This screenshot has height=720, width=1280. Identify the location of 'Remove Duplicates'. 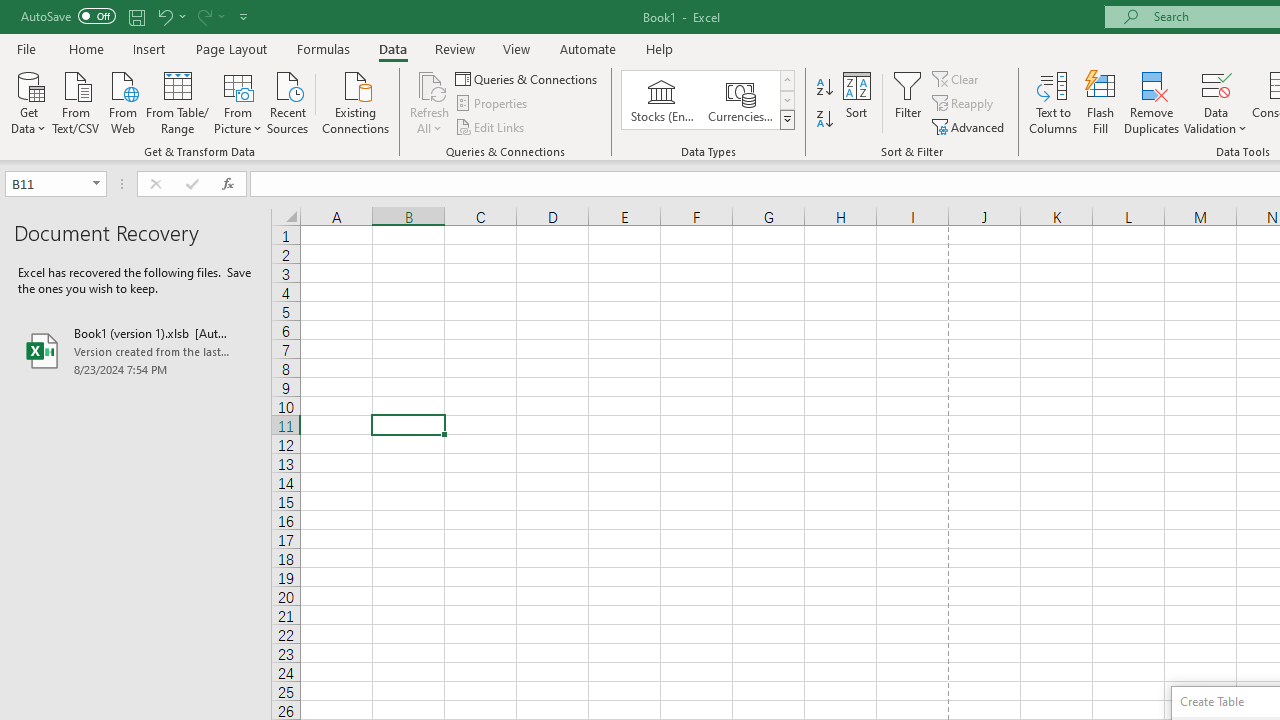
(1152, 103).